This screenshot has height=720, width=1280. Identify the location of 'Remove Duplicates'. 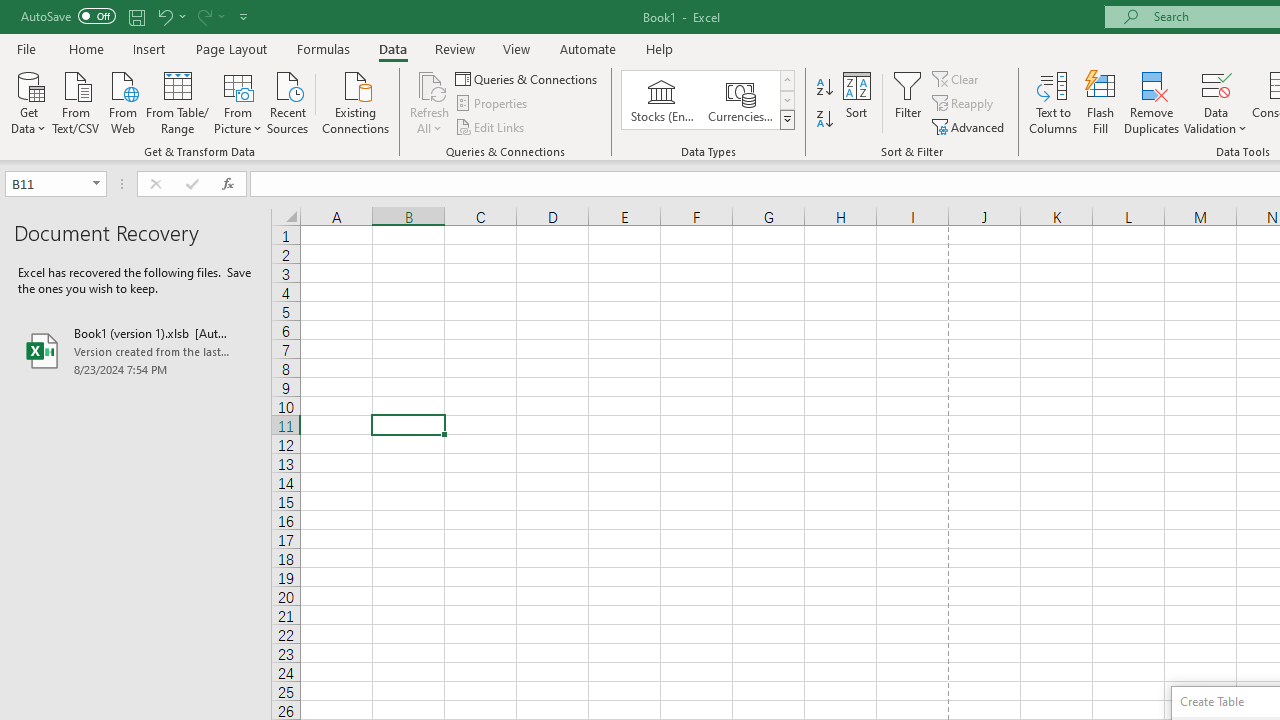
(1152, 103).